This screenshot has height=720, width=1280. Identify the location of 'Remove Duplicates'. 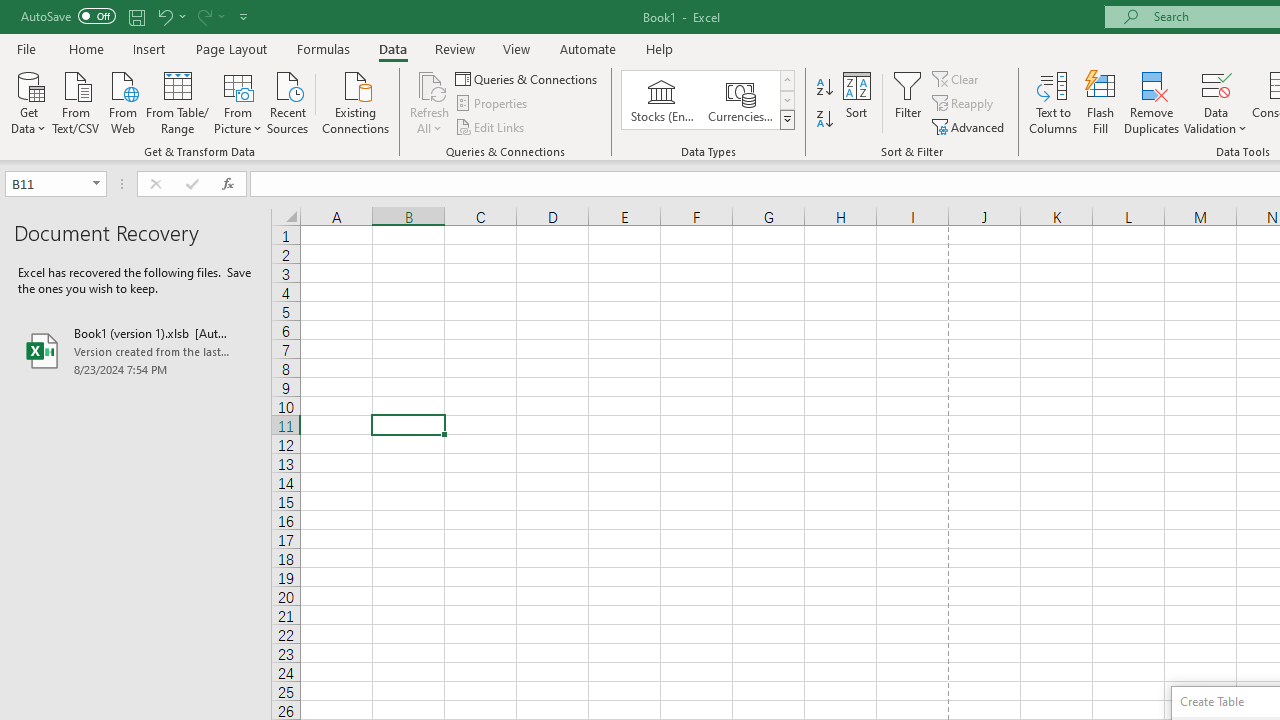
(1152, 103).